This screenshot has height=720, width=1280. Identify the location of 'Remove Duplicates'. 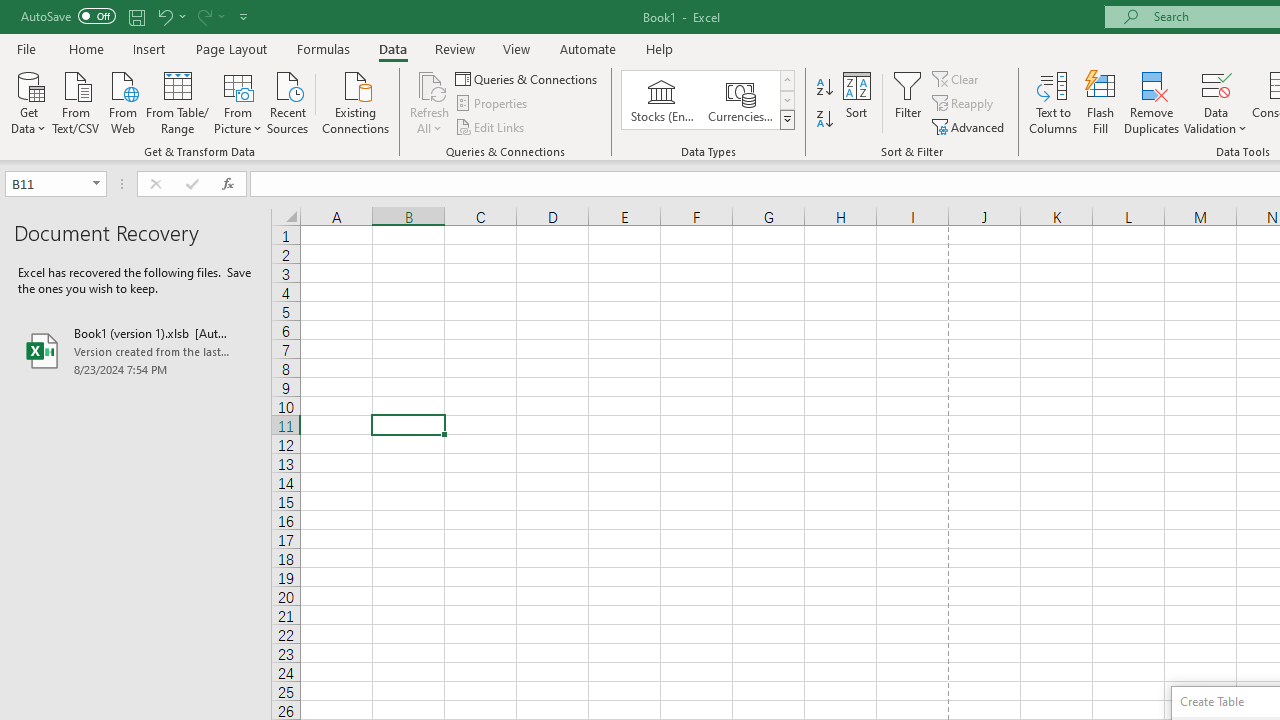
(1152, 103).